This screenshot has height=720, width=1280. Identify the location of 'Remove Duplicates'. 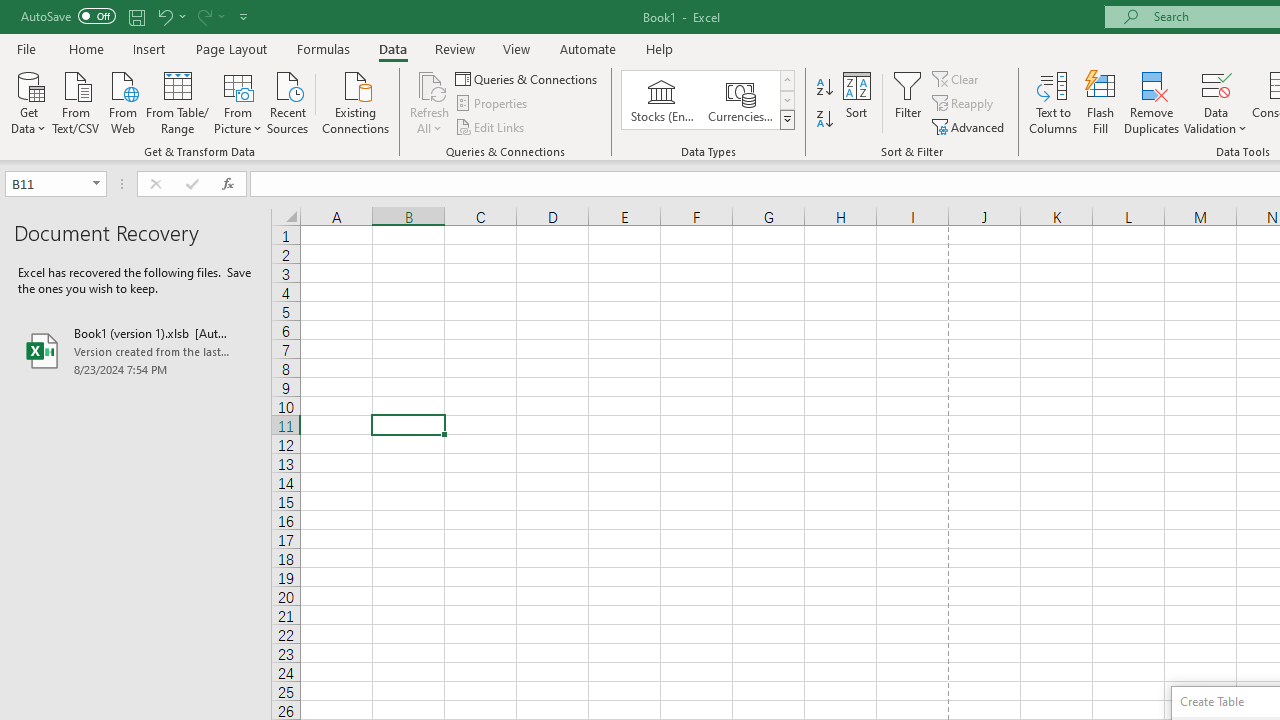
(1152, 103).